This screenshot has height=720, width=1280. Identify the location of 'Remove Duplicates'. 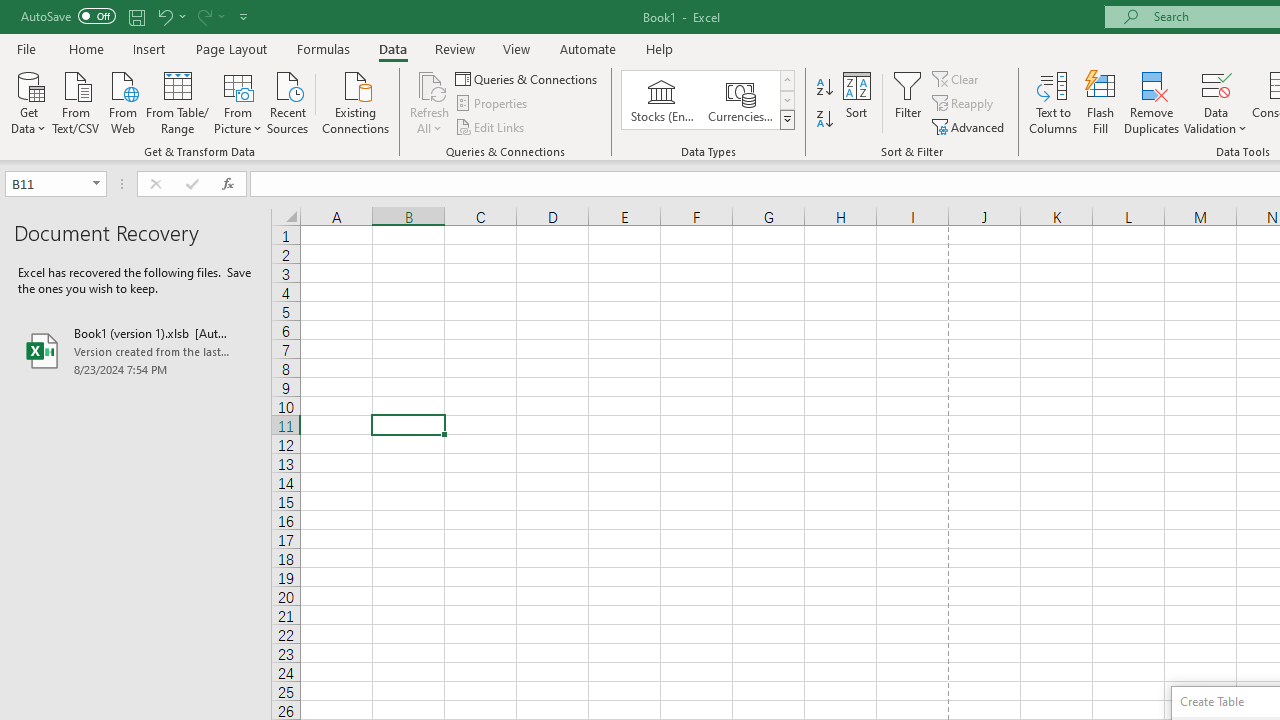
(1152, 103).